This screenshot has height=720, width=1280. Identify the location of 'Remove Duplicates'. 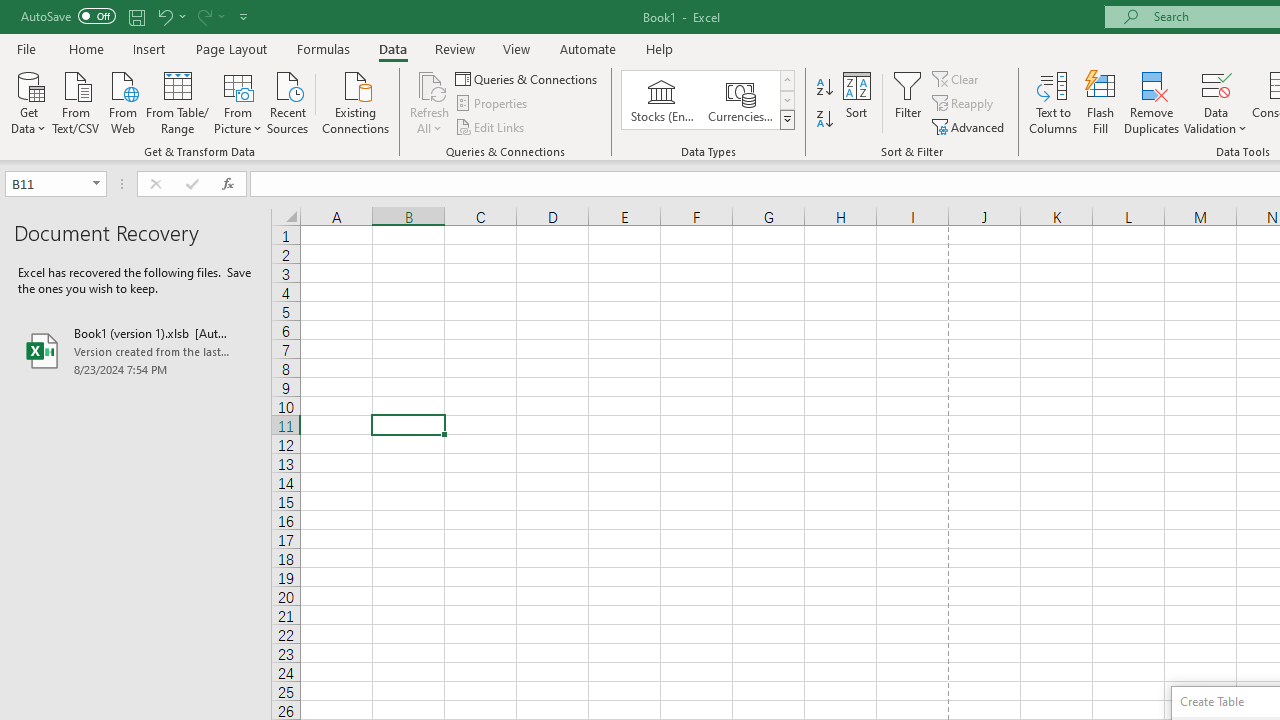
(1152, 103).